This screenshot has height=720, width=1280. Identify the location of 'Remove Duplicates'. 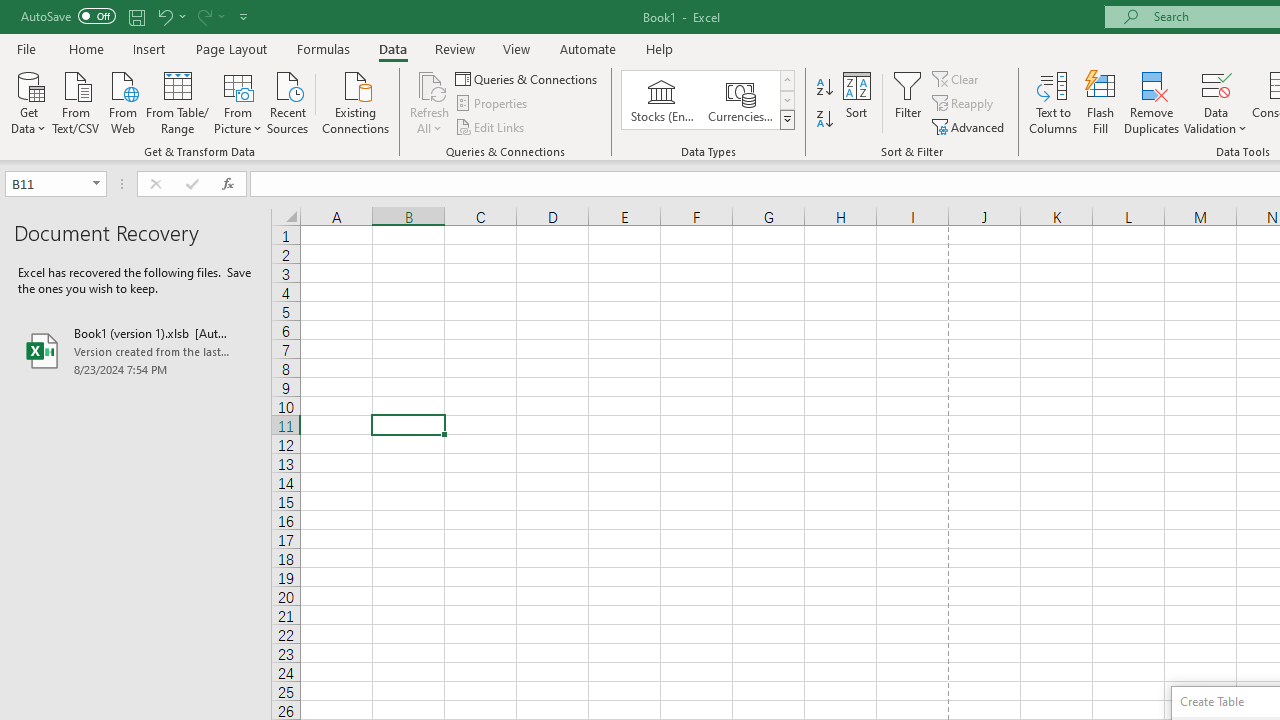
(1152, 103).